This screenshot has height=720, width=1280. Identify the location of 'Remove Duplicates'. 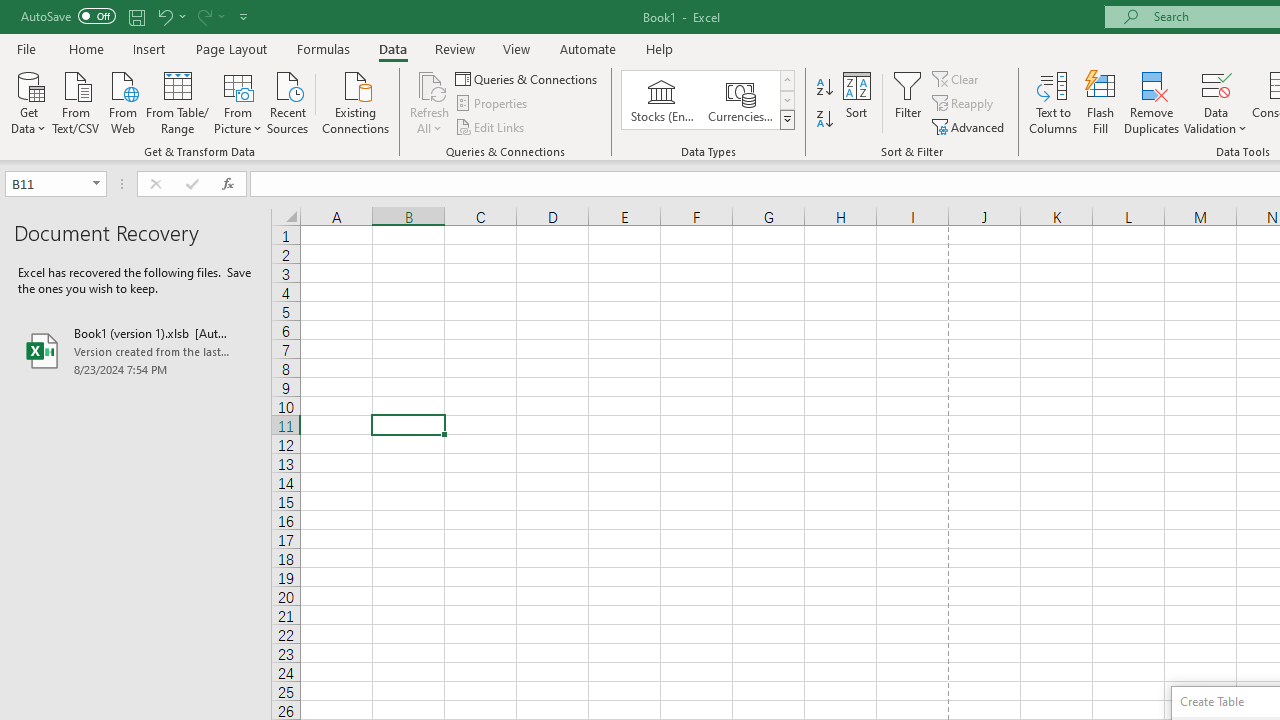
(1152, 103).